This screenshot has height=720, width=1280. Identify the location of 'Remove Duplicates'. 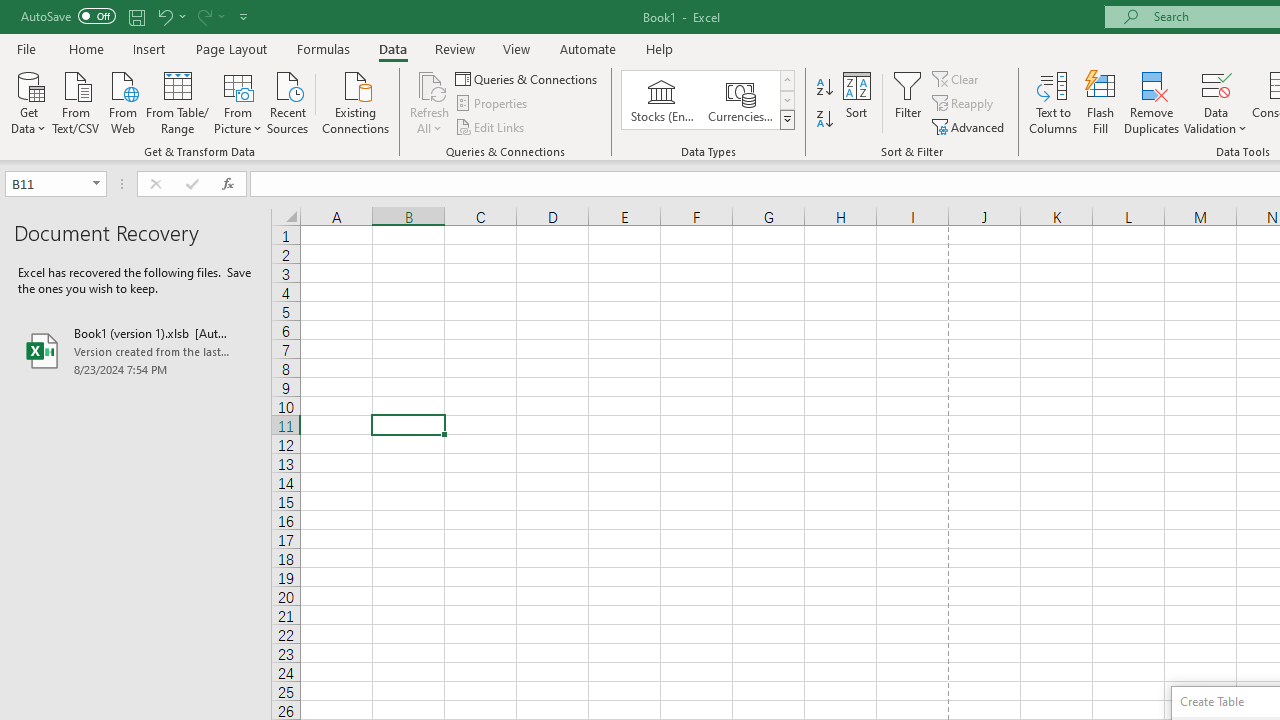
(1152, 103).